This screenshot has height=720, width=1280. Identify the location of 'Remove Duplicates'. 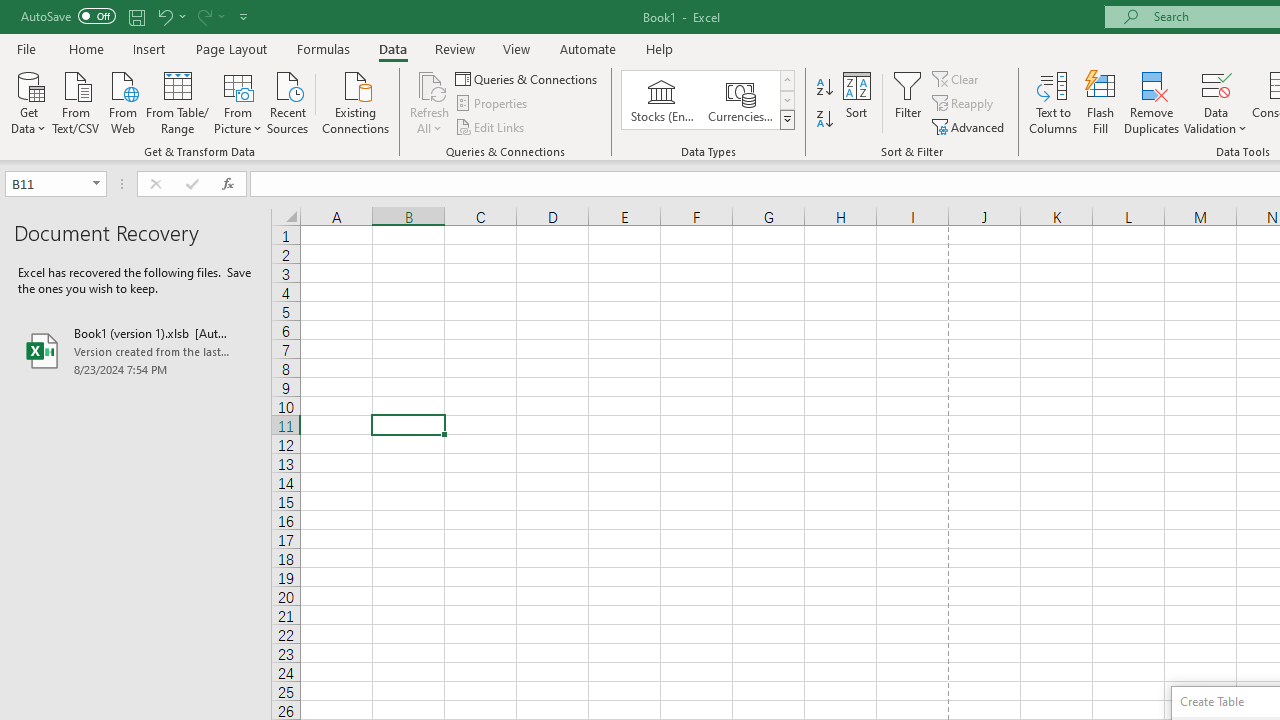
(1152, 103).